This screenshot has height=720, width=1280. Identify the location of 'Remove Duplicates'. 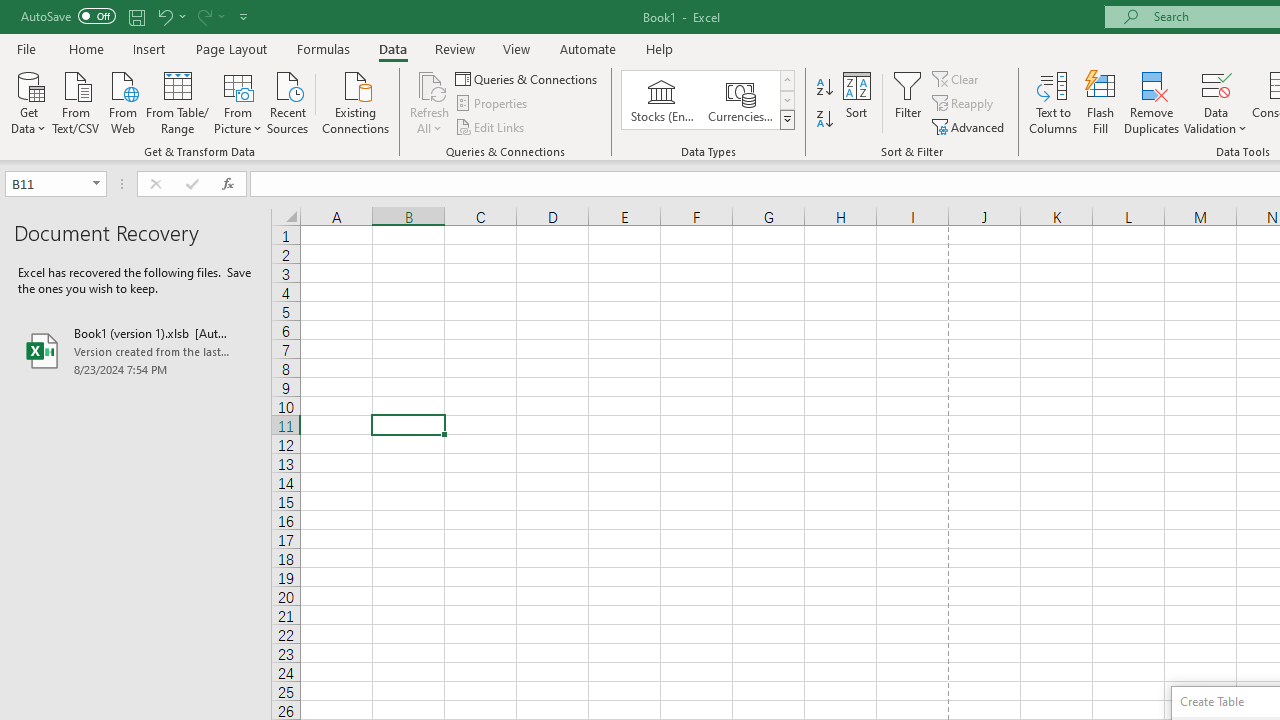
(1152, 103).